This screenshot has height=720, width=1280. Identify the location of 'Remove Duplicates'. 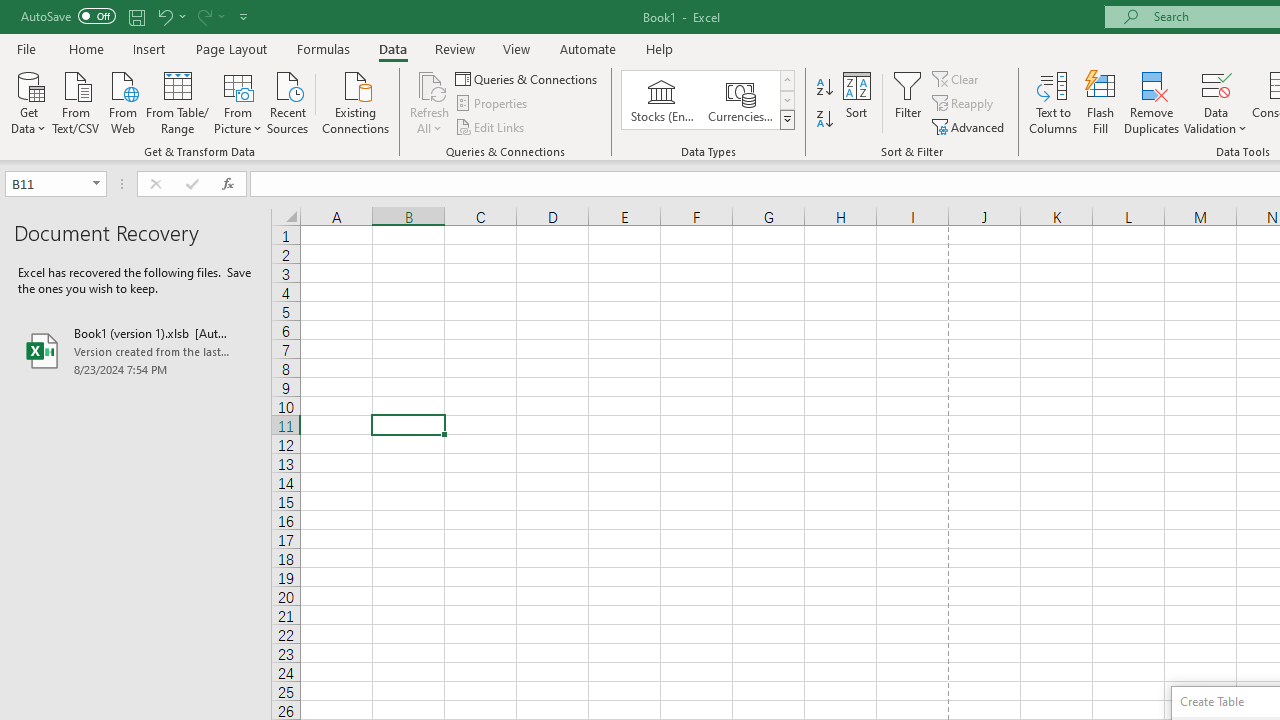
(1152, 103).